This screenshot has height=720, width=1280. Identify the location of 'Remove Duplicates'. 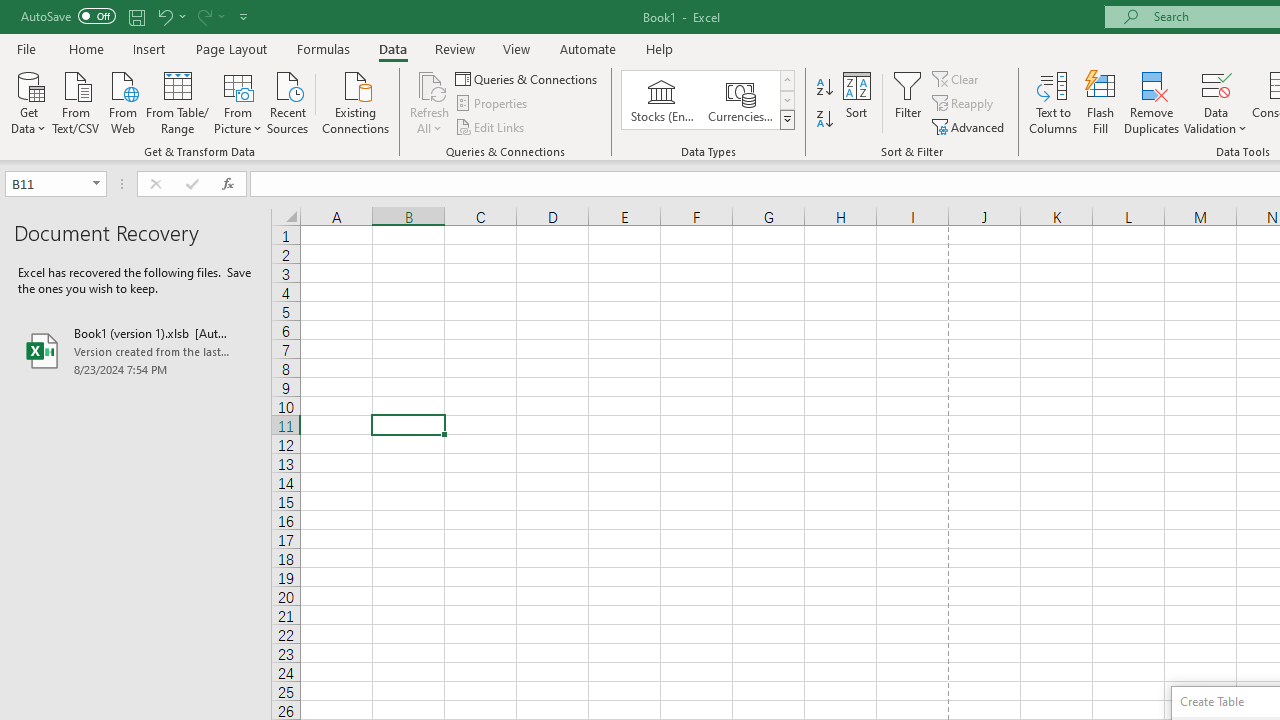
(1152, 103).